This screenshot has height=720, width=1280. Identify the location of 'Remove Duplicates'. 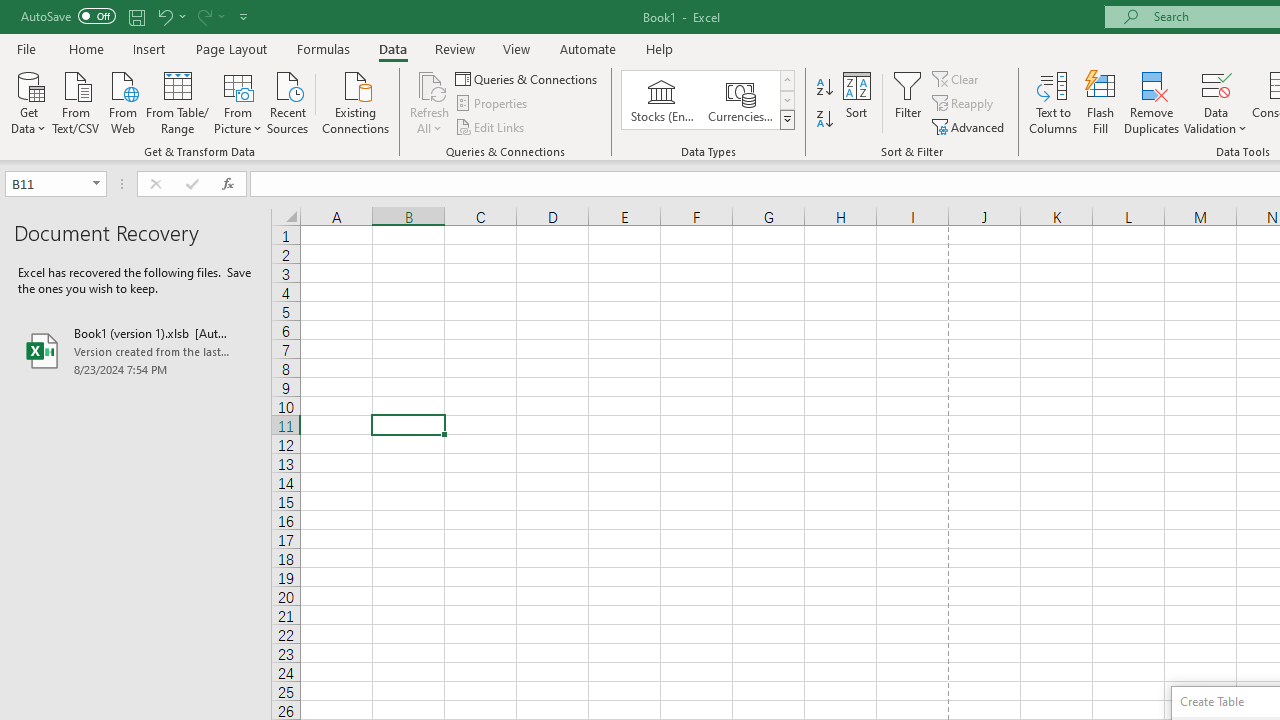
(1152, 103).